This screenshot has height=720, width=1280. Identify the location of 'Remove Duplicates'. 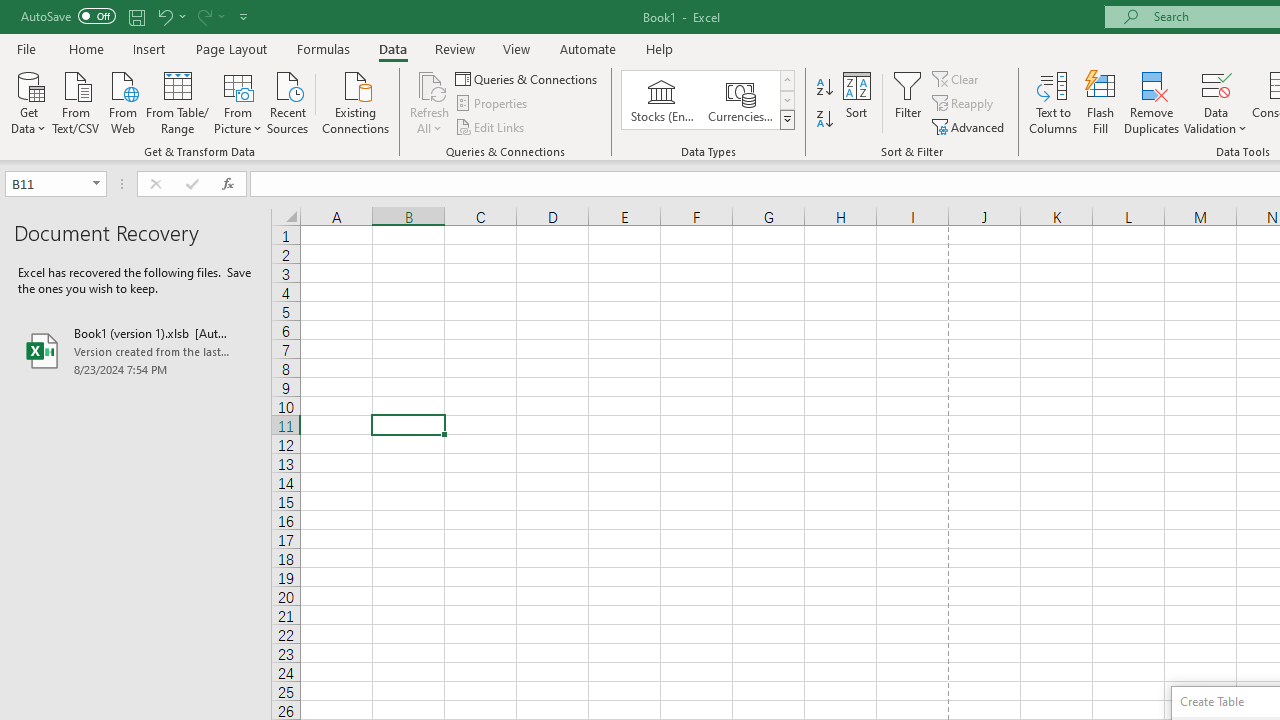
(1152, 103).